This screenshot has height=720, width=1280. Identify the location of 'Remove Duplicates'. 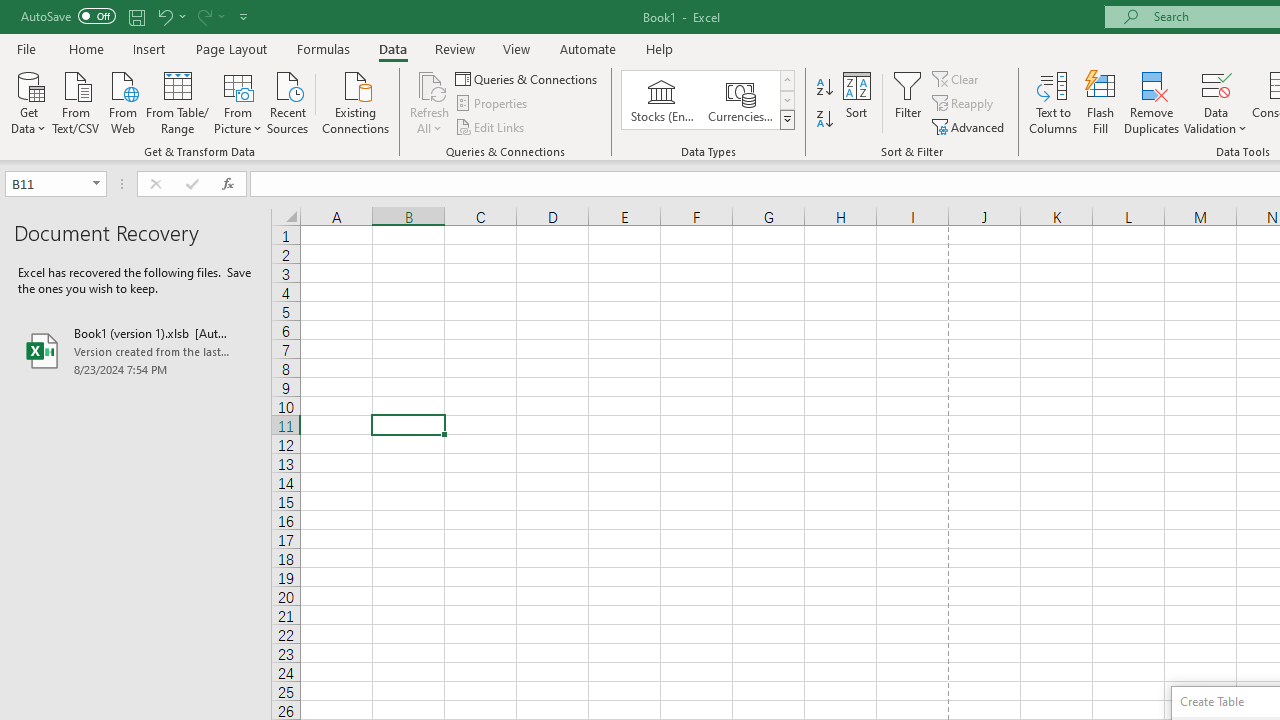
(1152, 103).